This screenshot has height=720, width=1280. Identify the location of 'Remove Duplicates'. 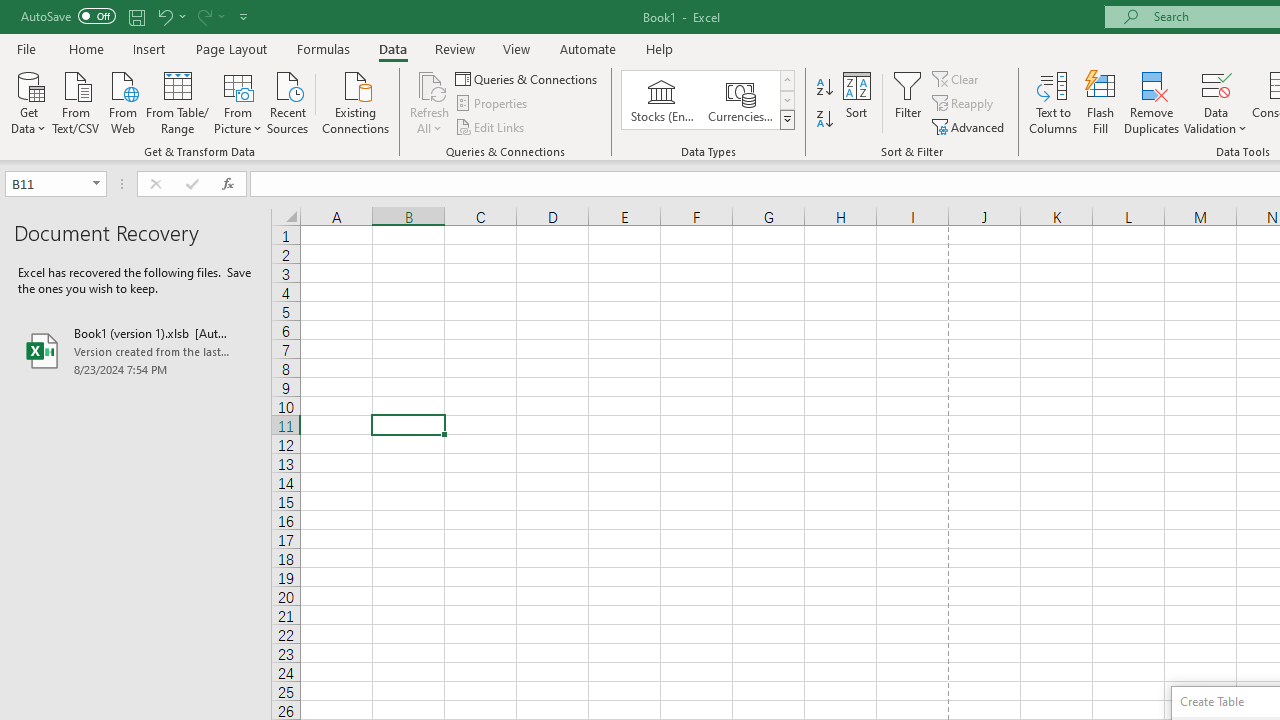
(1152, 103).